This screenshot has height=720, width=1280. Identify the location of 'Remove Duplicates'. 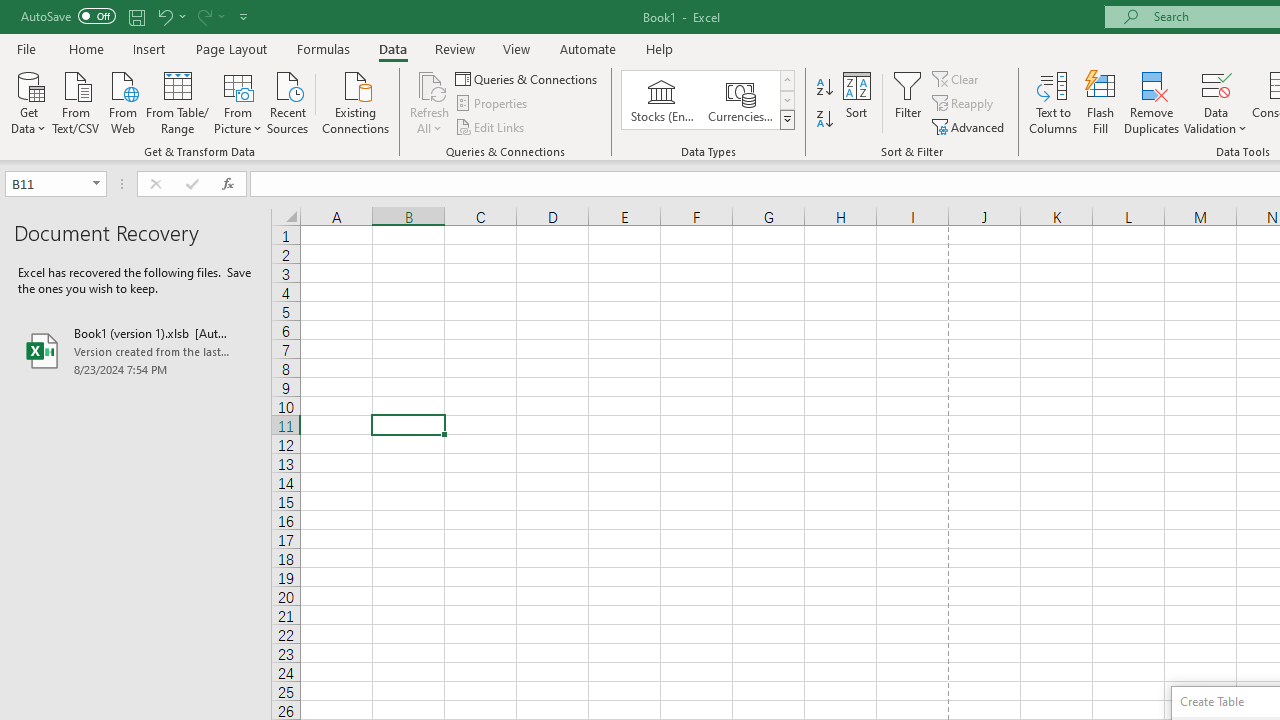
(1152, 103).